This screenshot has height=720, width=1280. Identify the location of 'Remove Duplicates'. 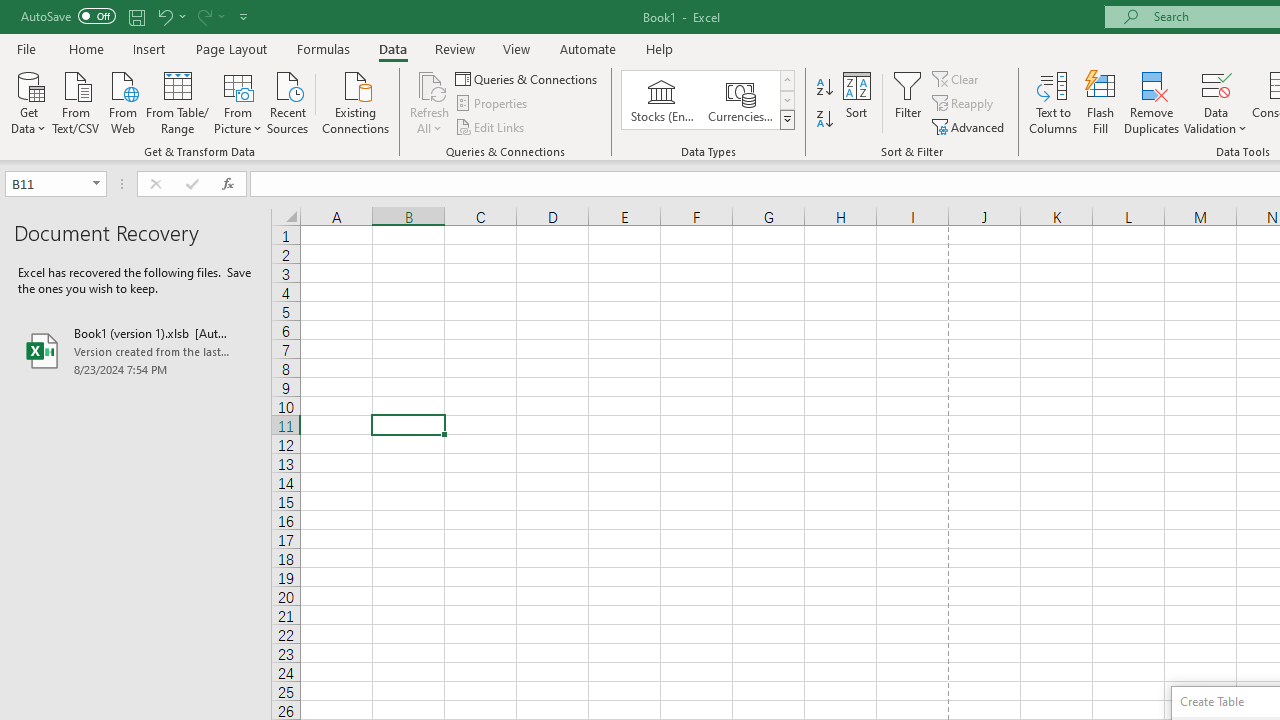
(1152, 103).